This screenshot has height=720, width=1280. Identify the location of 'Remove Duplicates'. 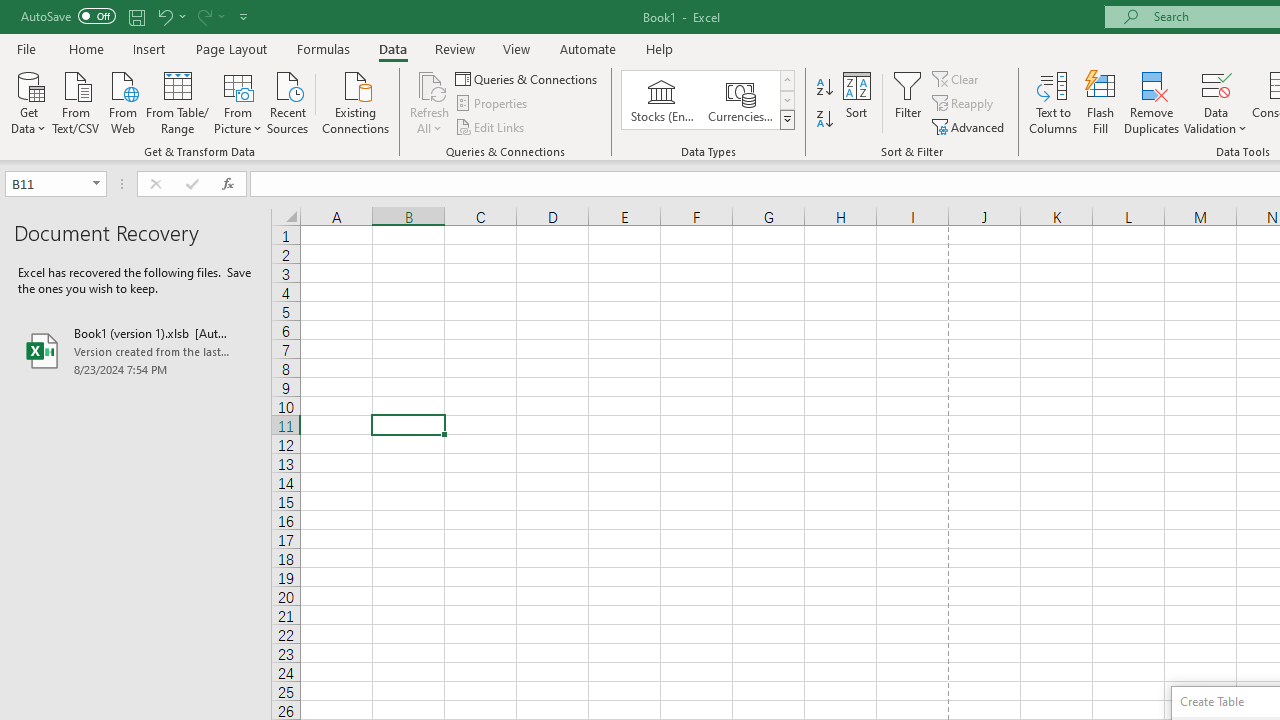
(1152, 103).